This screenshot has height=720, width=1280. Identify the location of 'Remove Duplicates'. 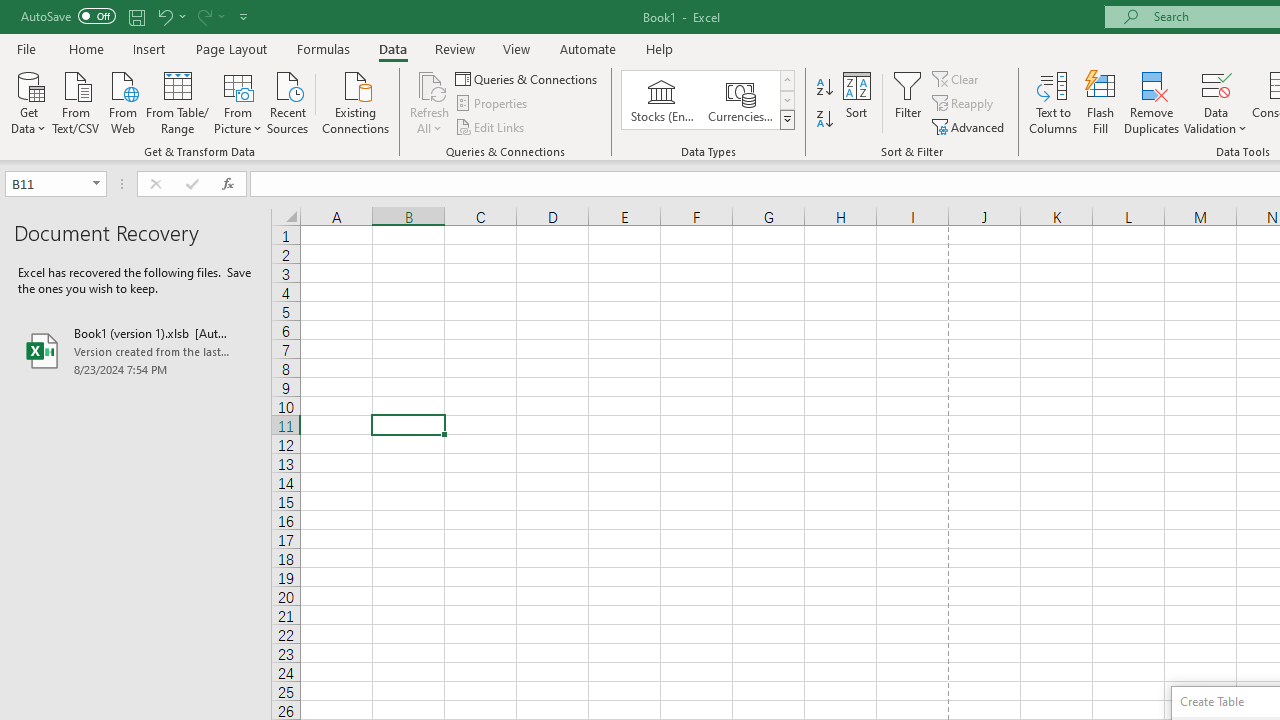
(1152, 103).